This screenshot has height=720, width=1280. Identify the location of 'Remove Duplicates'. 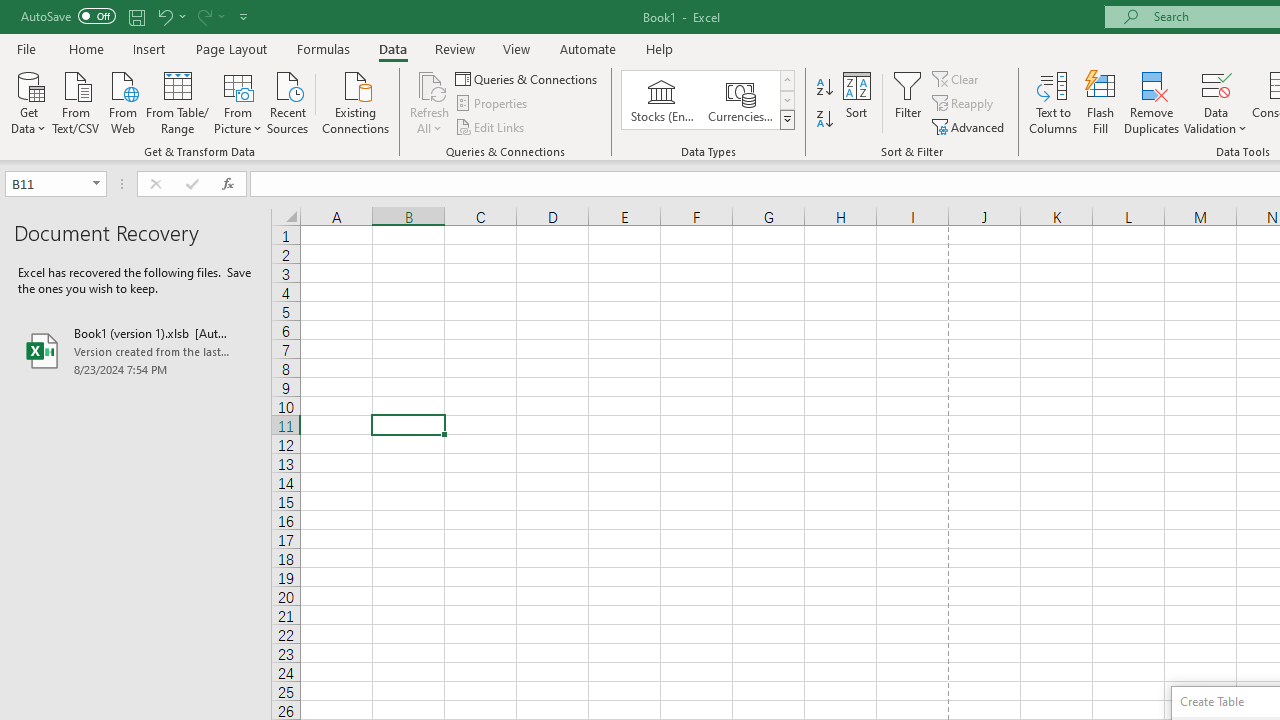
(1152, 103).